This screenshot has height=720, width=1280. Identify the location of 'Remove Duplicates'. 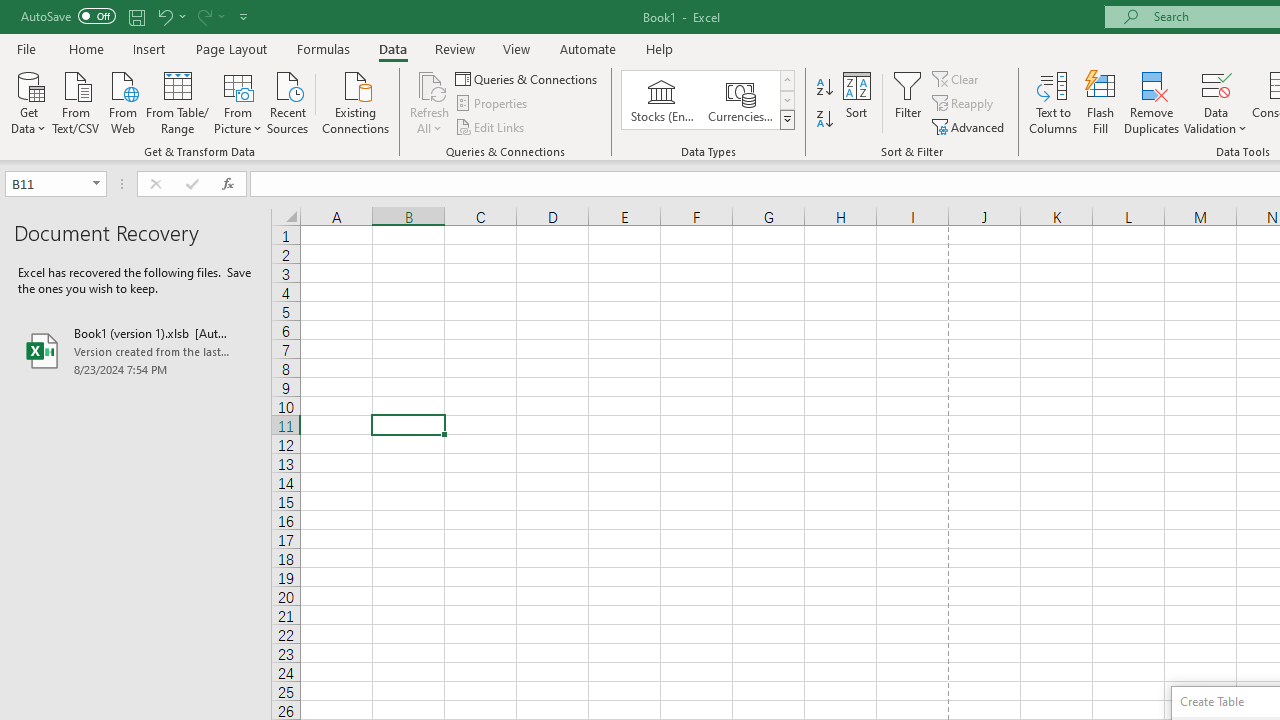
(1152, 103).